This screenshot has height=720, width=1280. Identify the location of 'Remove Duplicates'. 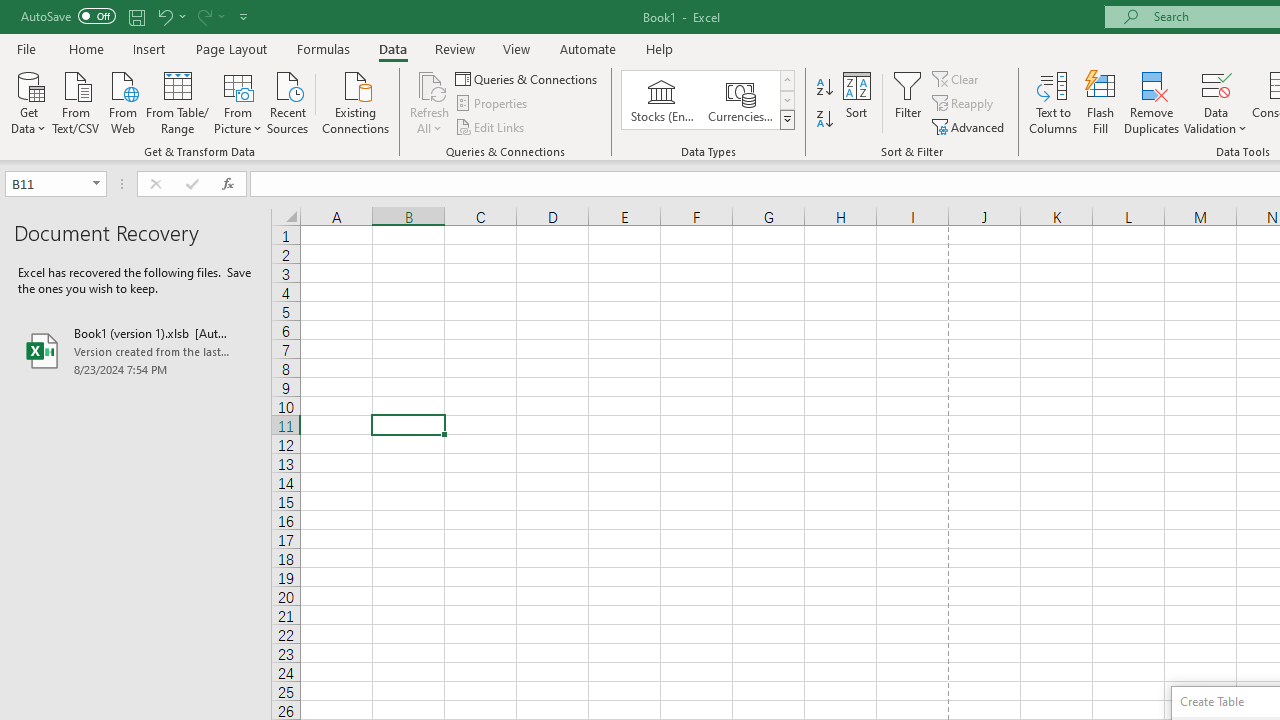
(1152, 103).